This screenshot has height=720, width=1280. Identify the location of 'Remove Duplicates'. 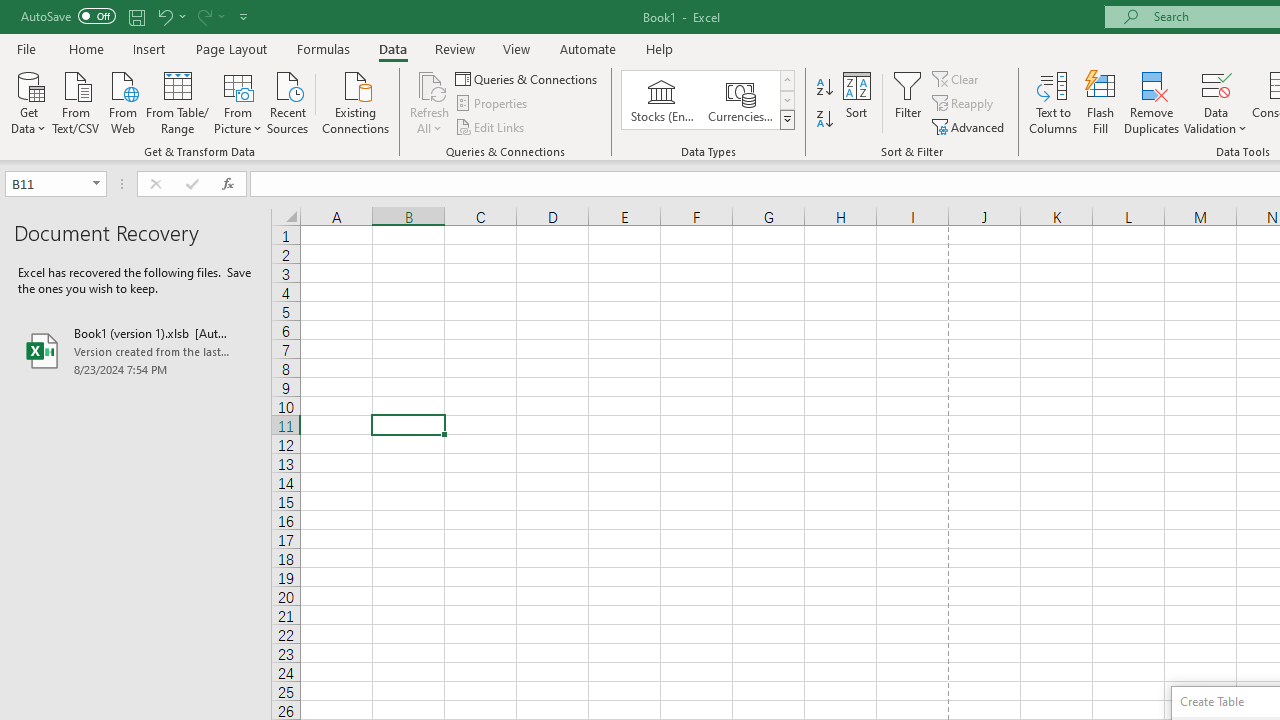
(1152, 103).